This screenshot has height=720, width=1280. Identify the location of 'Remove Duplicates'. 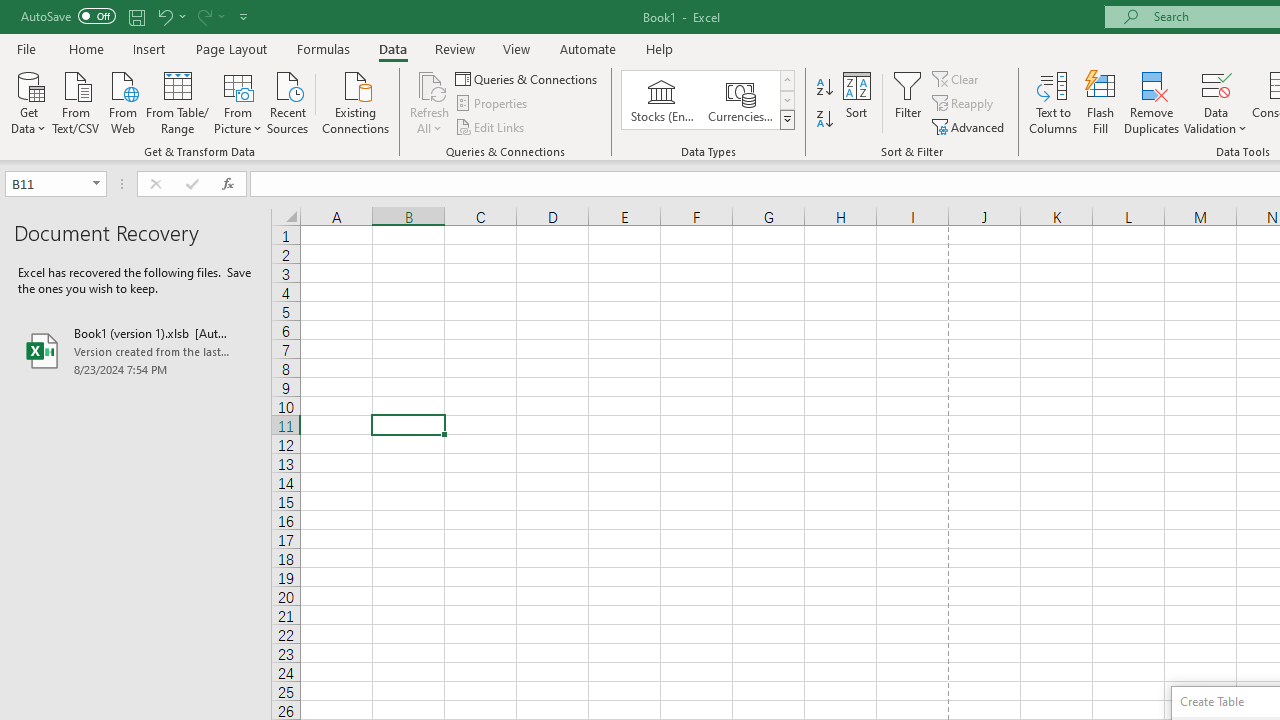
(1152, 103).